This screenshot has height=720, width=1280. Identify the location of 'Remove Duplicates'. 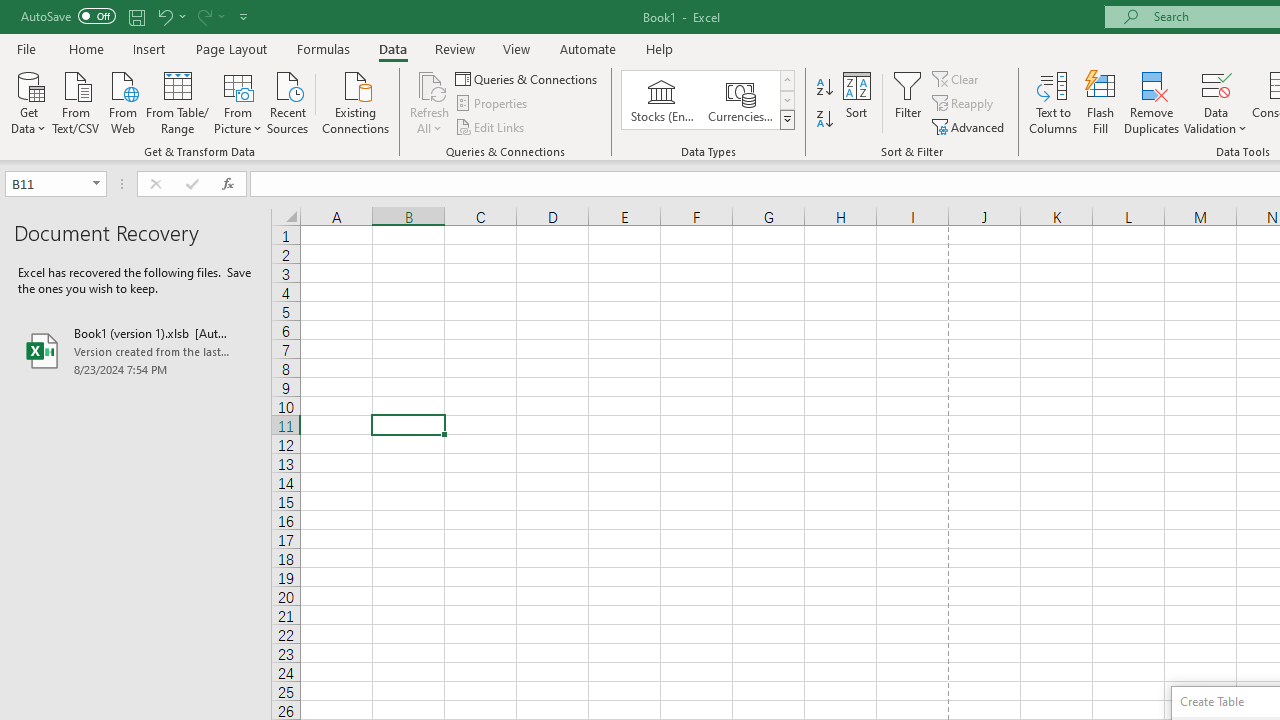
(1152, 103).